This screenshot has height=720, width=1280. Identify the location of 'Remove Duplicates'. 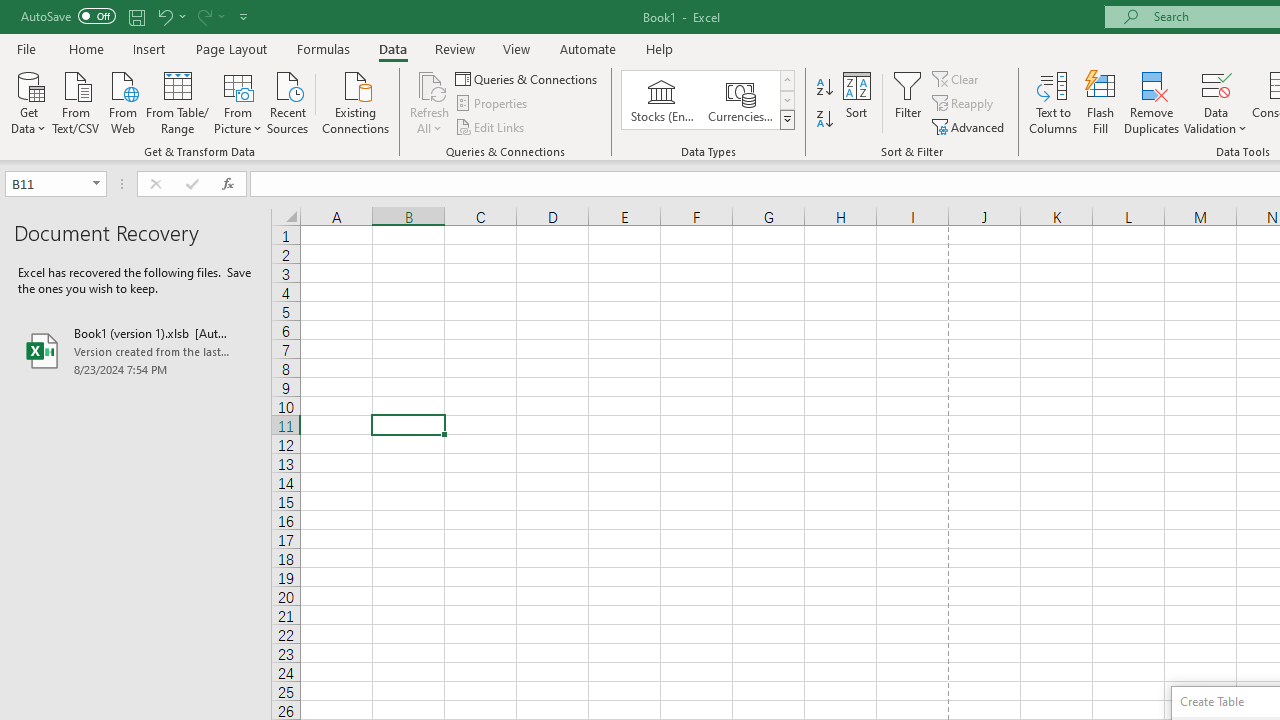
(1152, 103).